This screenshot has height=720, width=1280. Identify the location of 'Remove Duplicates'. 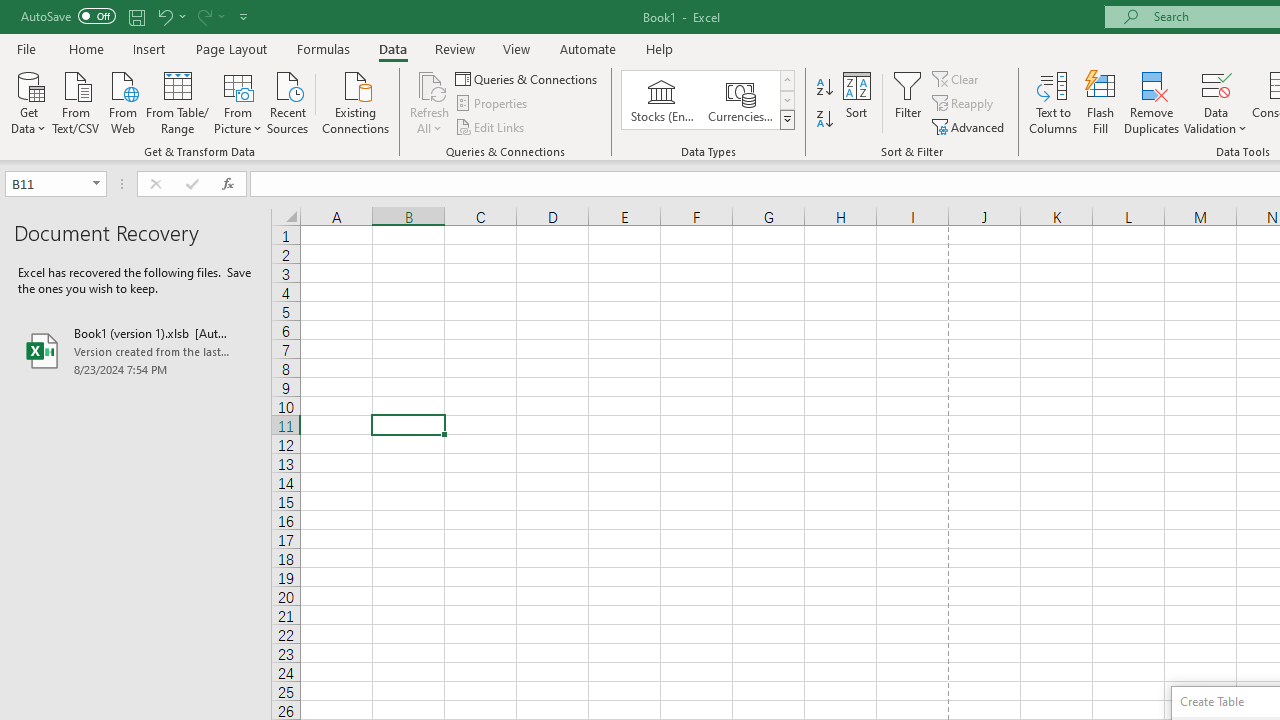
(1152, 103).